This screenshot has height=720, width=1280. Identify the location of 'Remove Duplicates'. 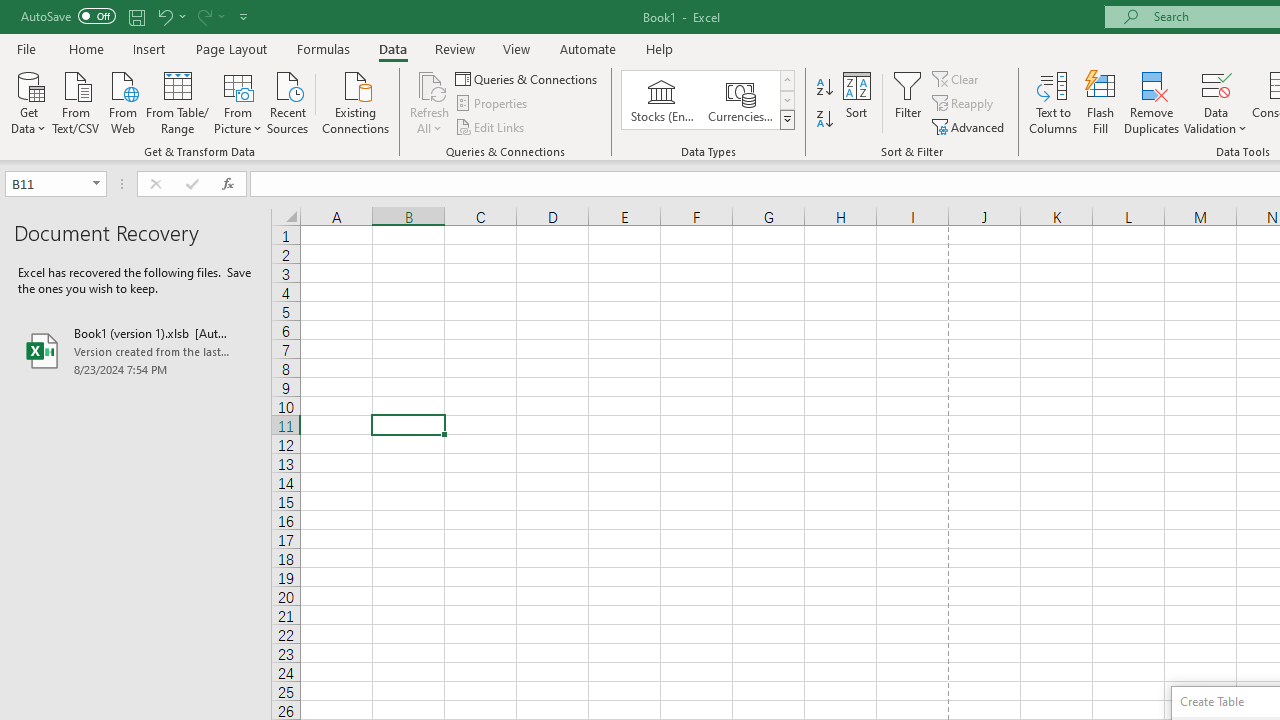
(1152, 103).